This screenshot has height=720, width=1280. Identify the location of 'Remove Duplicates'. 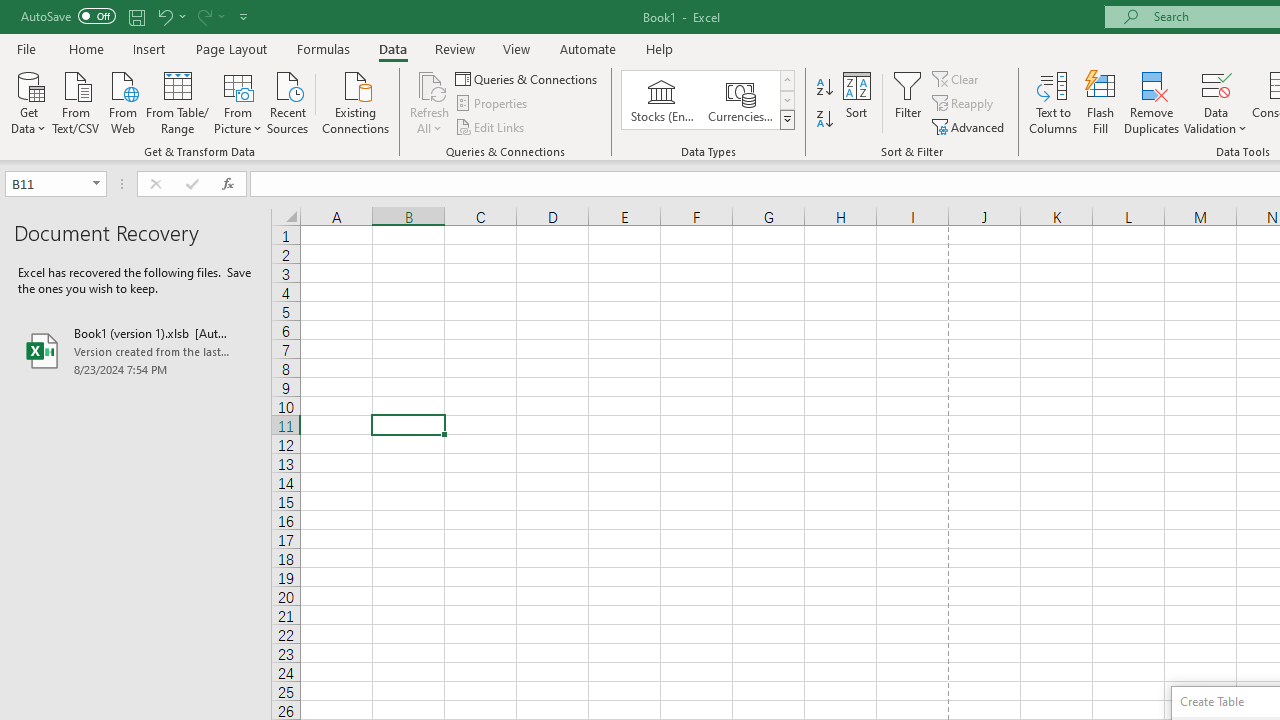
(1152, 103).